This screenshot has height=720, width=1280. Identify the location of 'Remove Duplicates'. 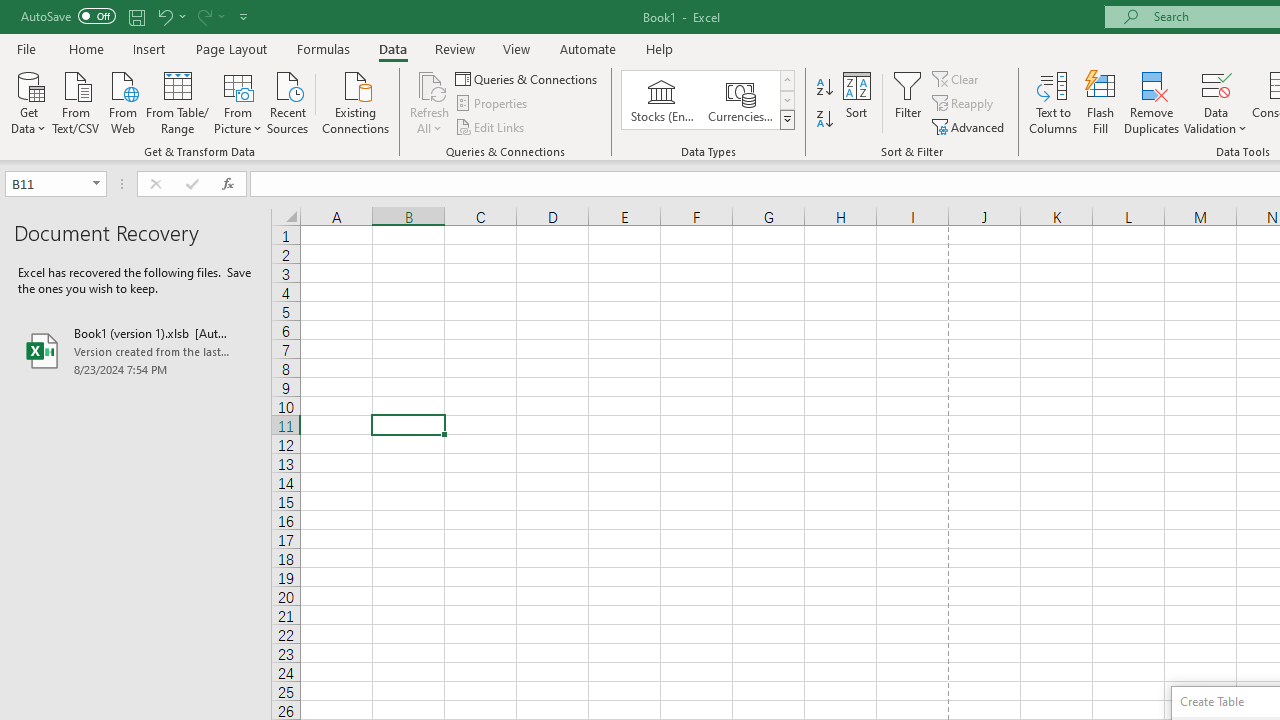
(1152, 103).